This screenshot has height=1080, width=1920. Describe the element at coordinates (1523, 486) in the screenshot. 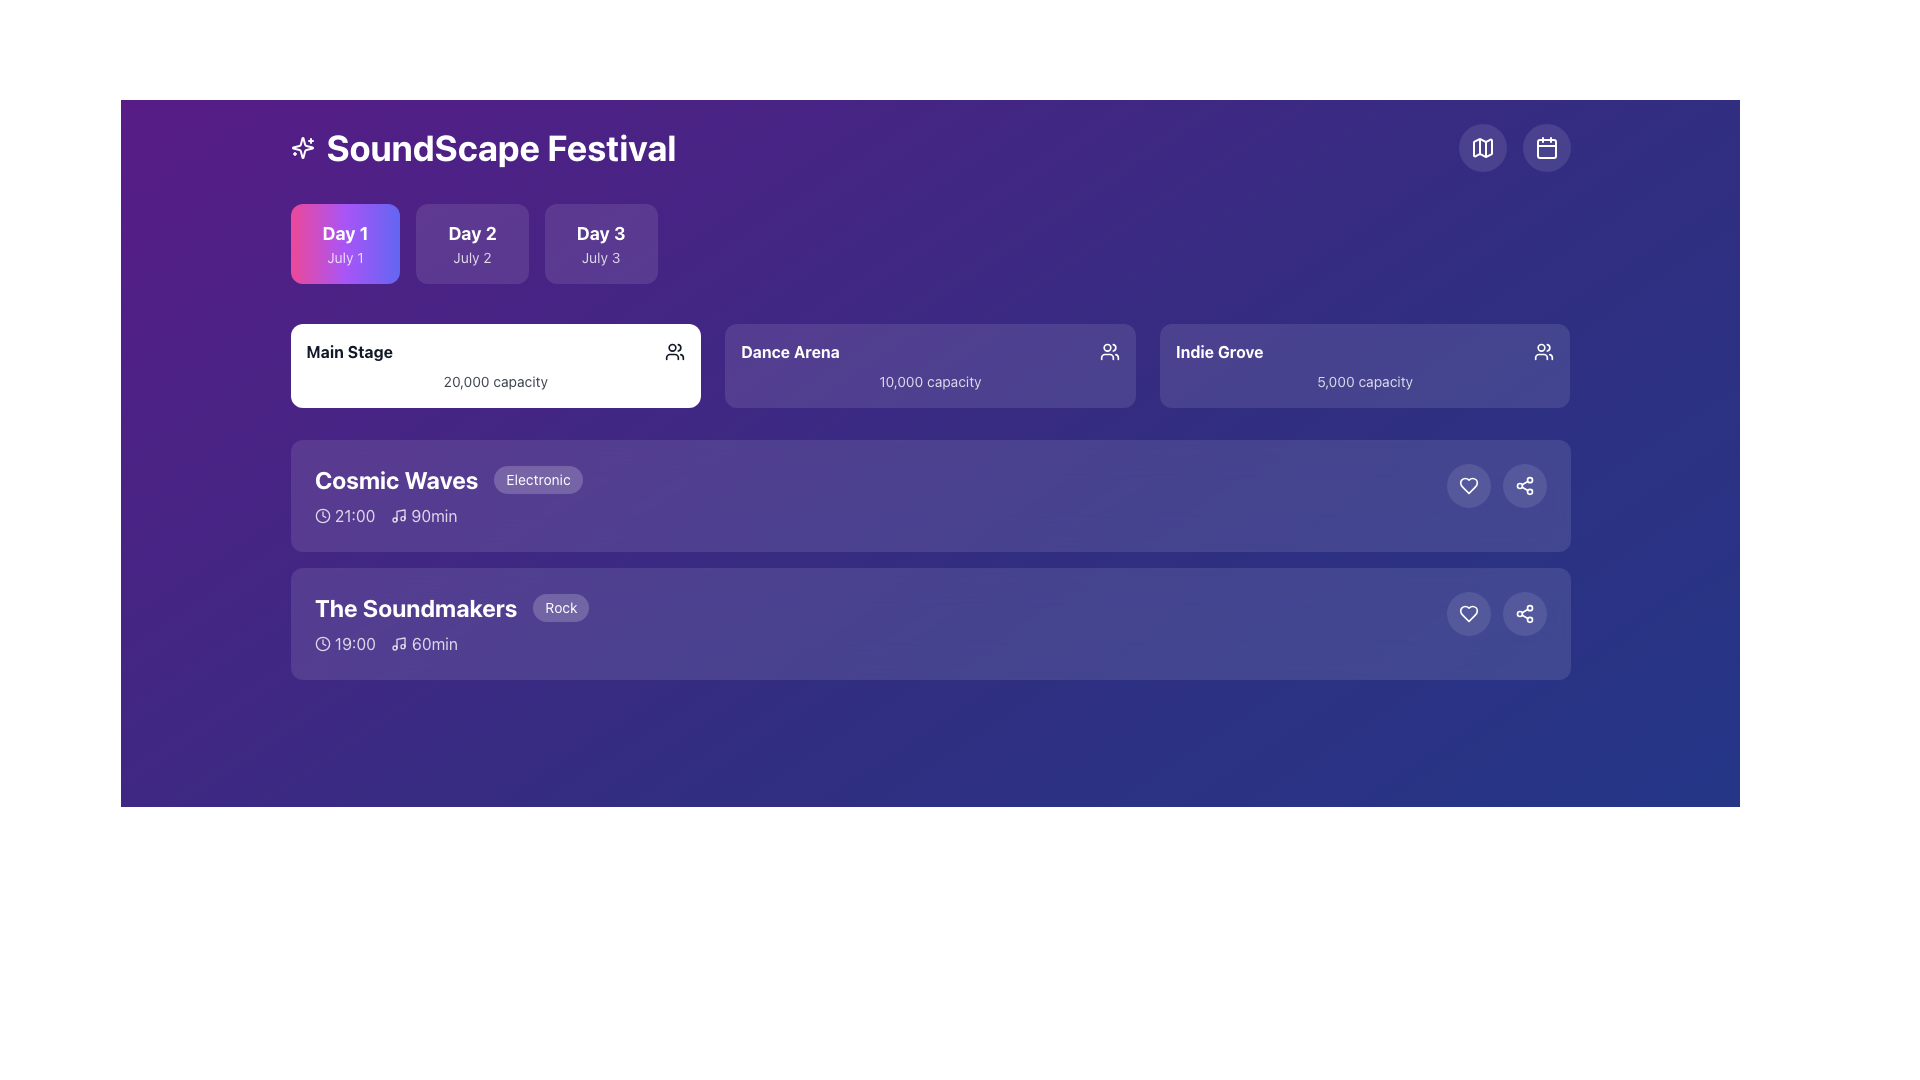

I see `the circular share button with a light transparent white background and a share icon` at that location.